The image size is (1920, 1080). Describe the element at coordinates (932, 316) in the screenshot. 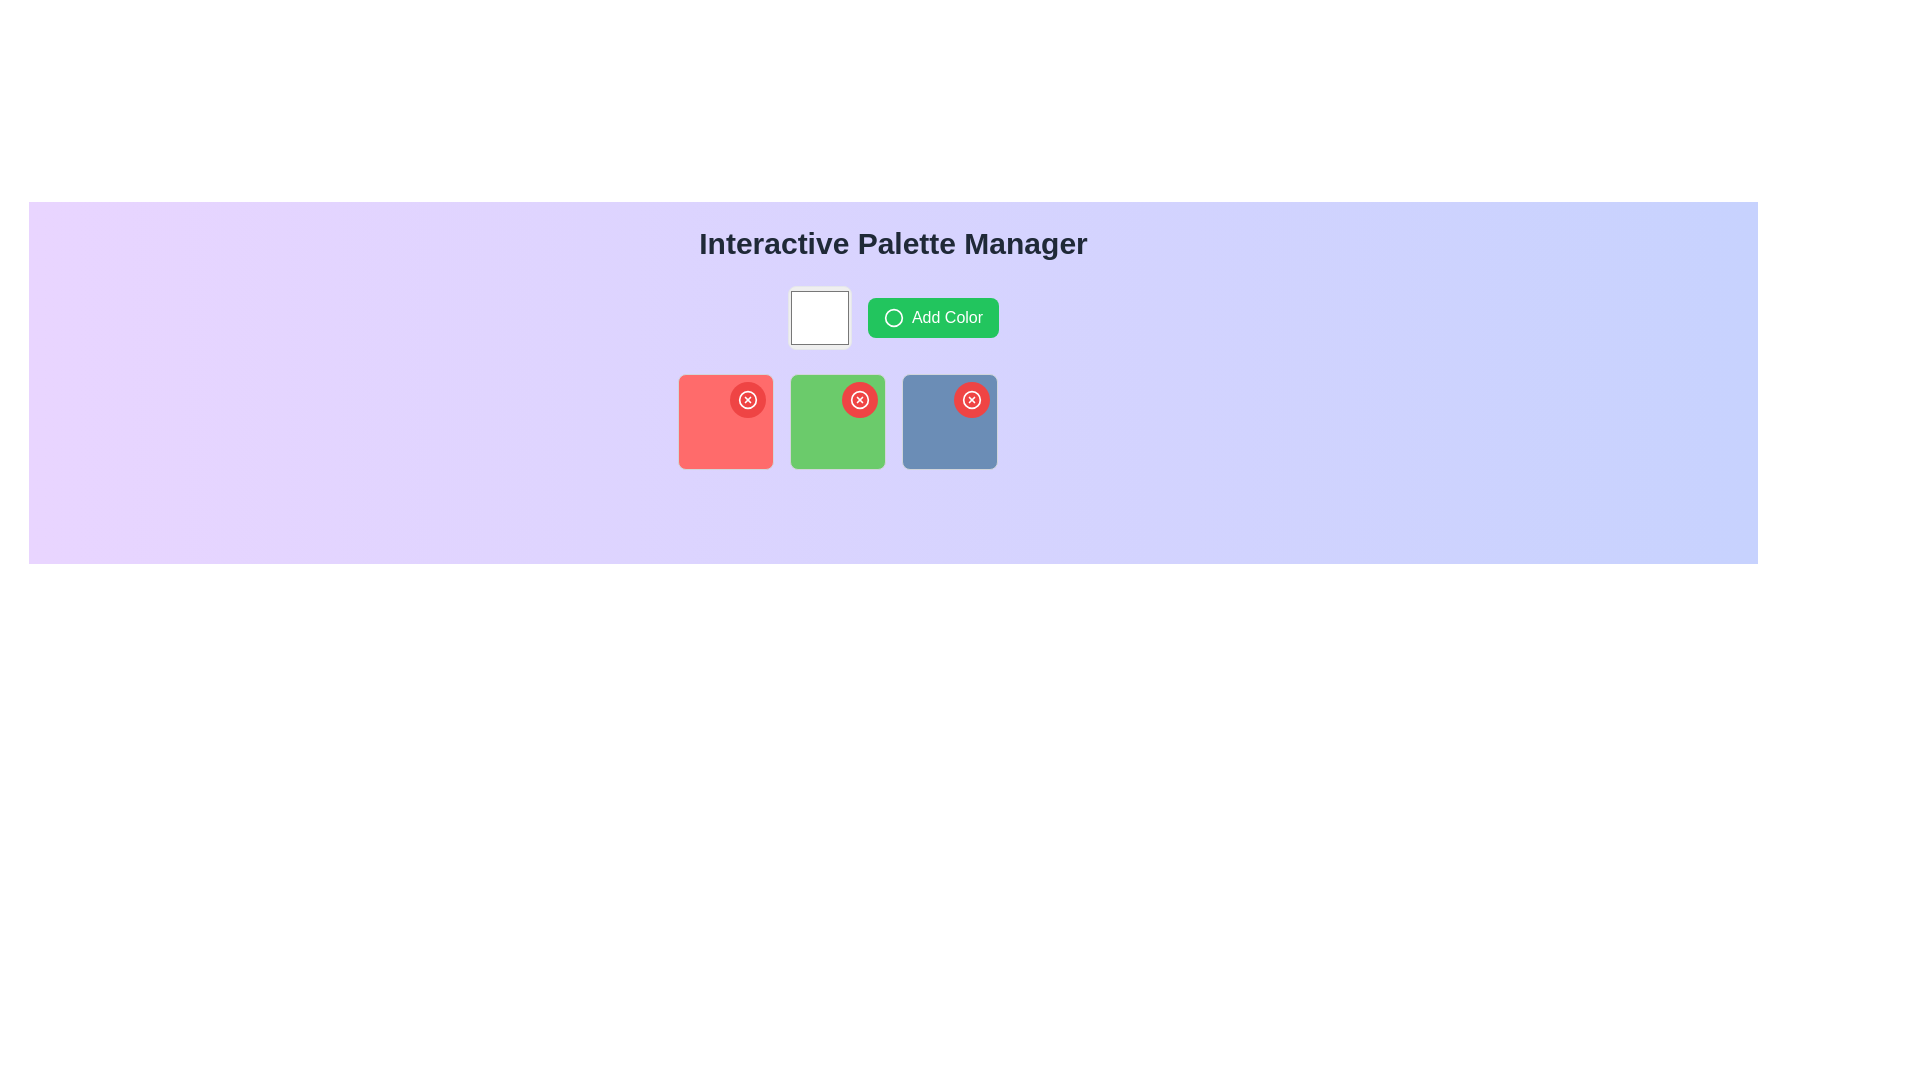

I see `the interactive button to add a new color to the palette, located below the title 'Interactive Palette Manager' and next to the color-picker box` at that location.